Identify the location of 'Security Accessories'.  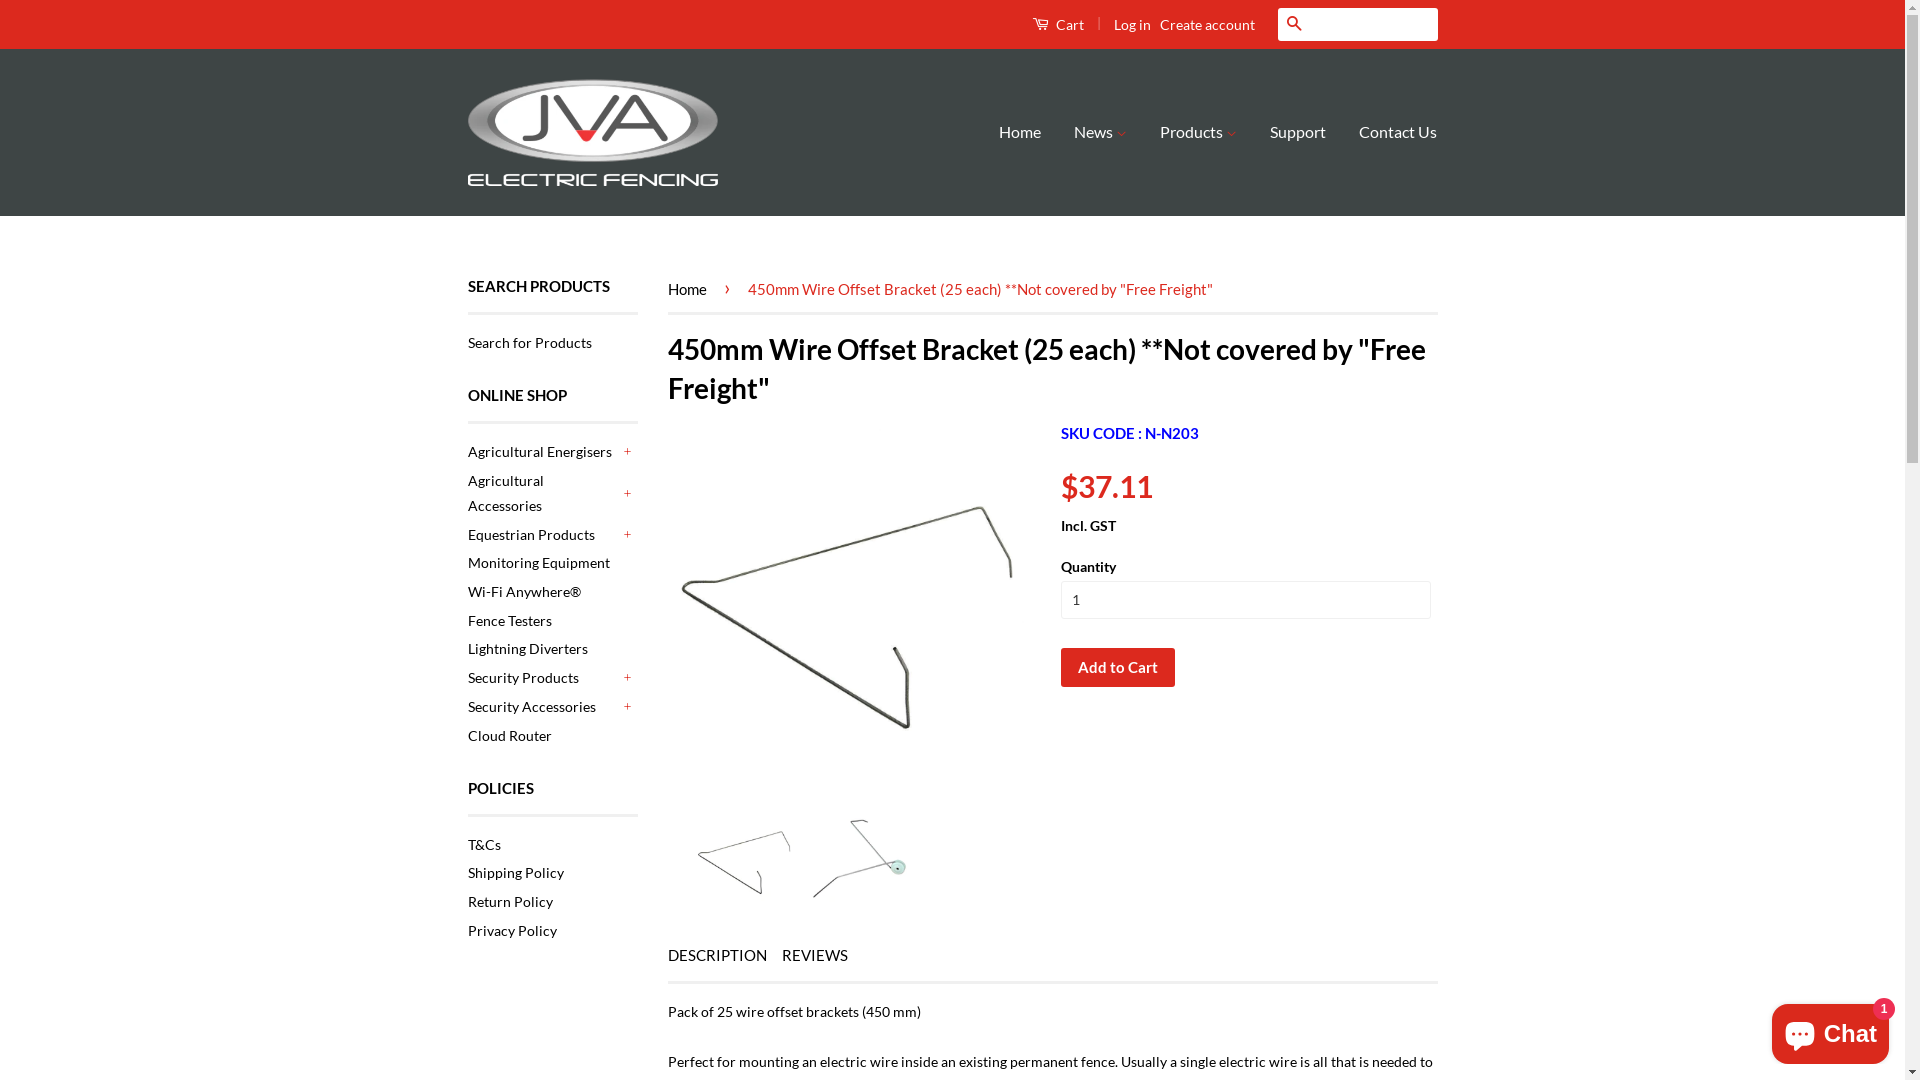
(542, 705).